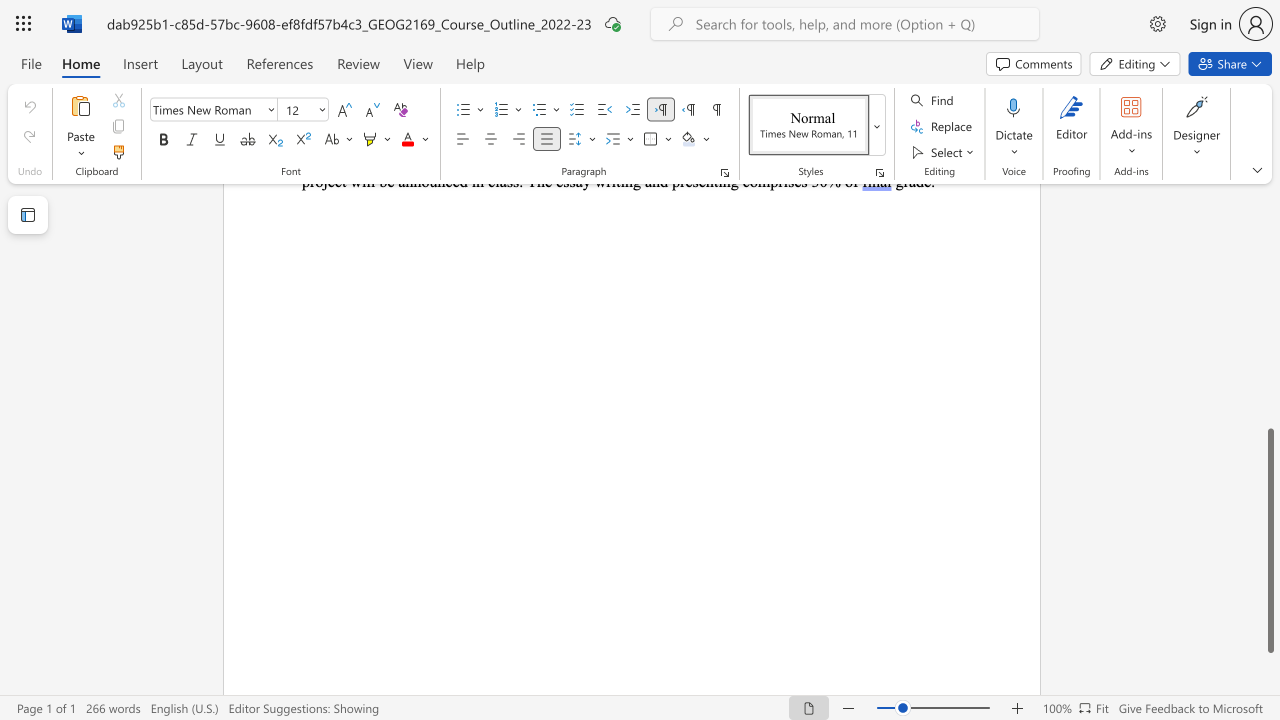 This screenshot has width=1280, height=720. I want to click on the scrollbar to adjust the page upward, so click(1269, 210).